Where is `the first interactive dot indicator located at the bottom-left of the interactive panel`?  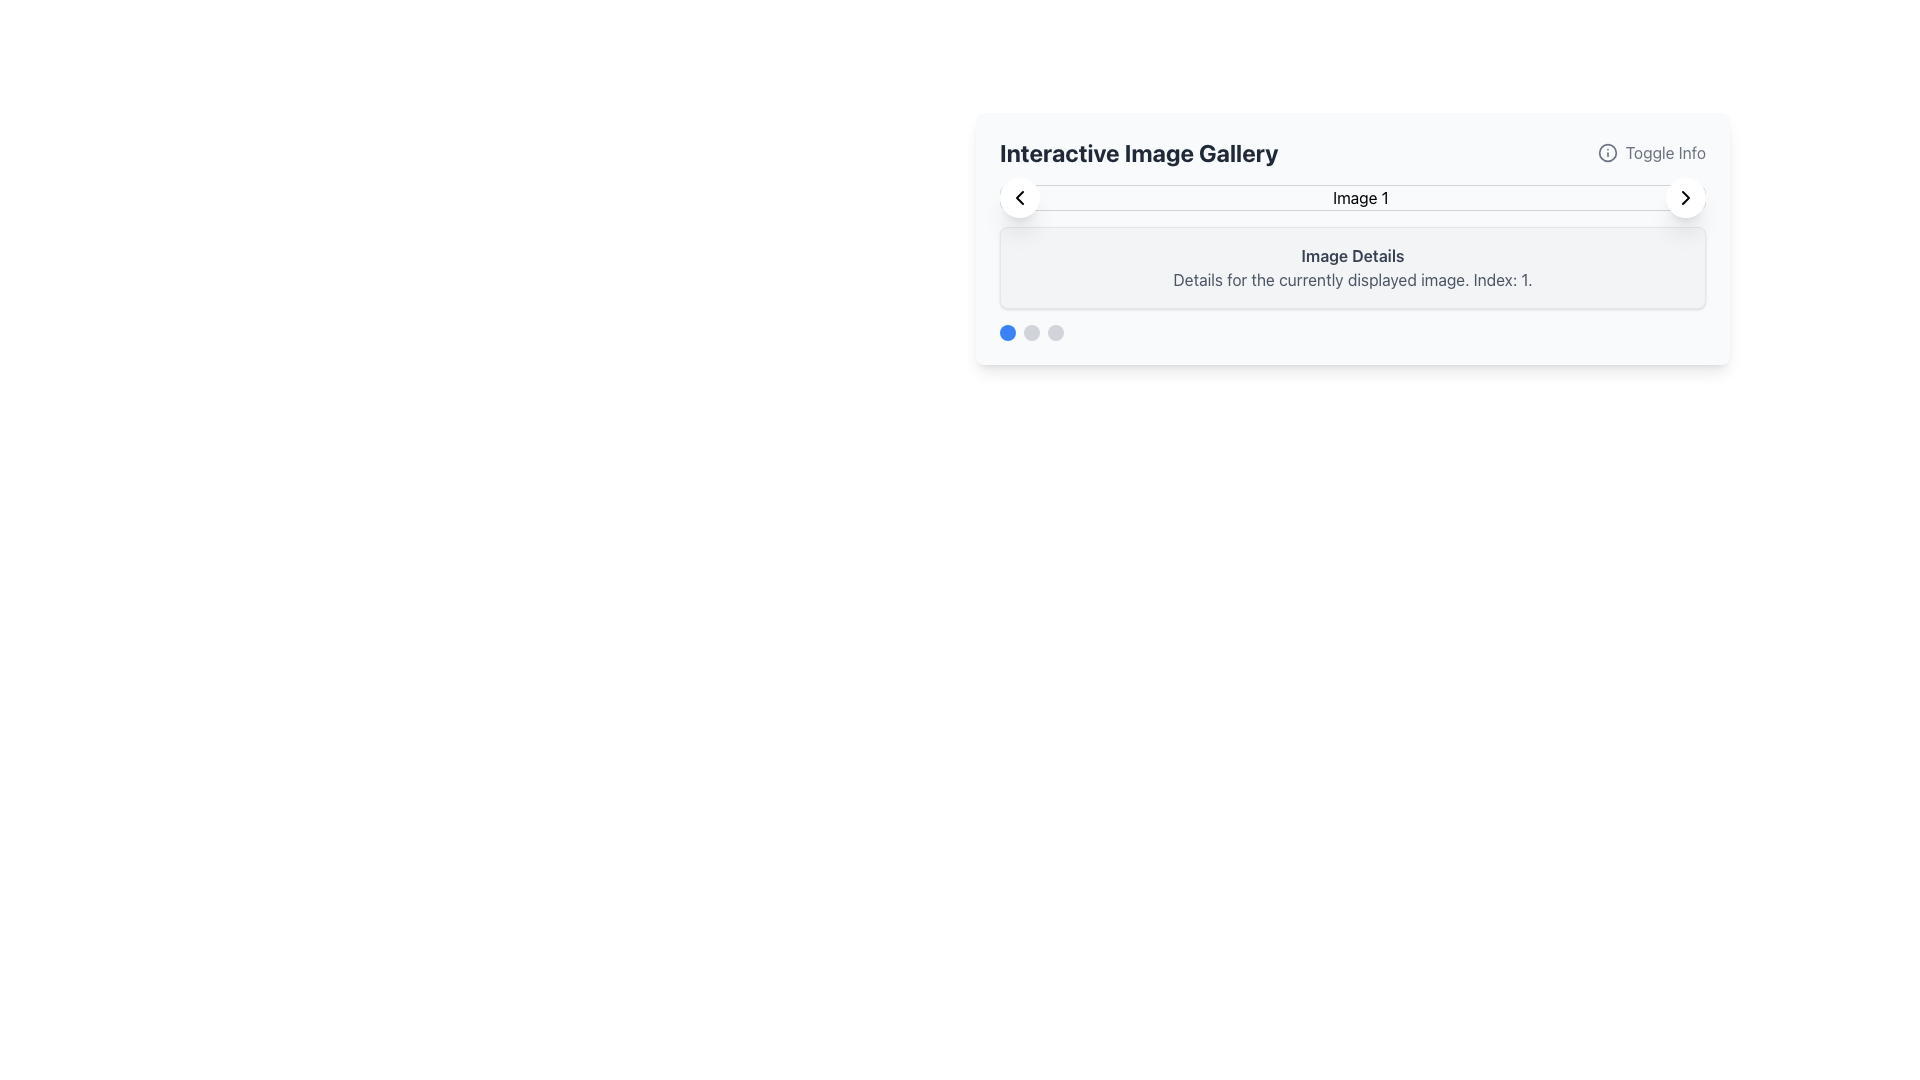 the first interactive dot indicator located at the bottom-left of the interactive panel is located at coordinates (1008, 331).